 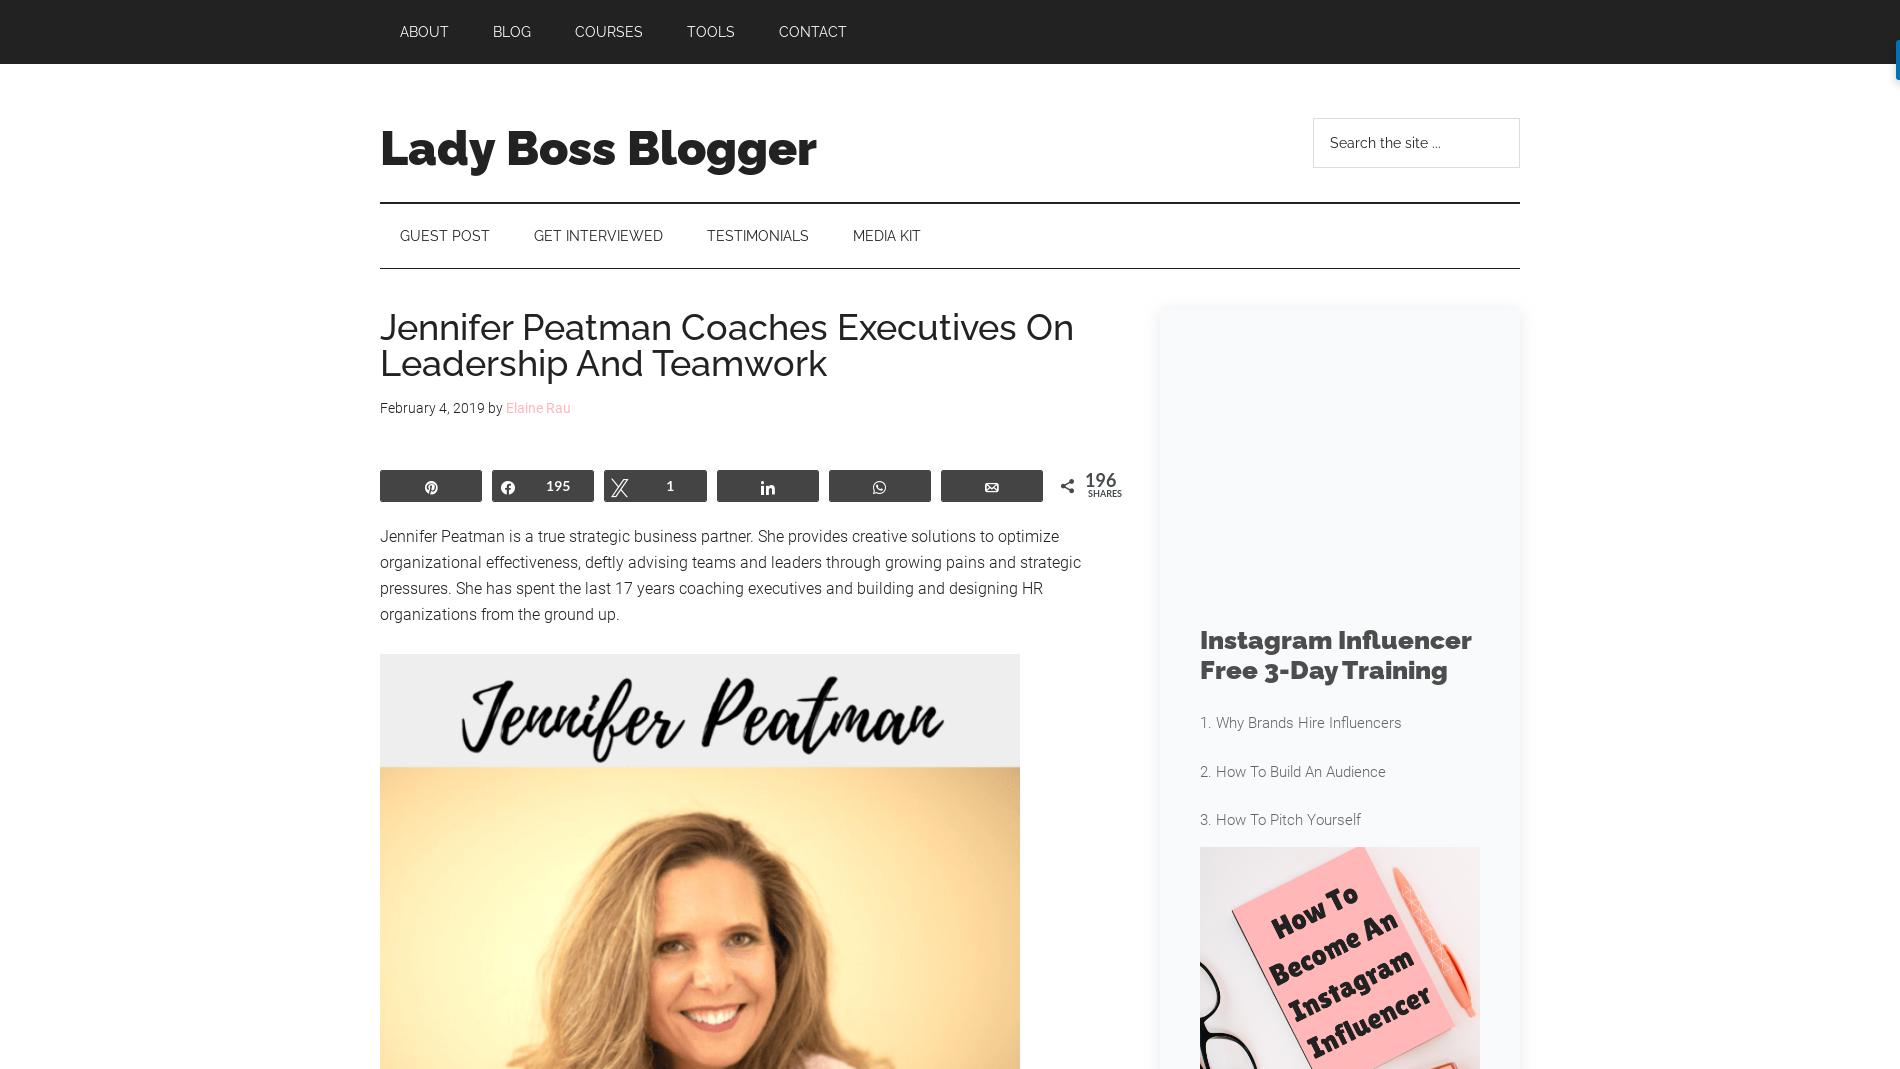 What do you see at coordinates (608, 30) in the screenshot?
I see `'Courses'` at bounding box center [608, 30].